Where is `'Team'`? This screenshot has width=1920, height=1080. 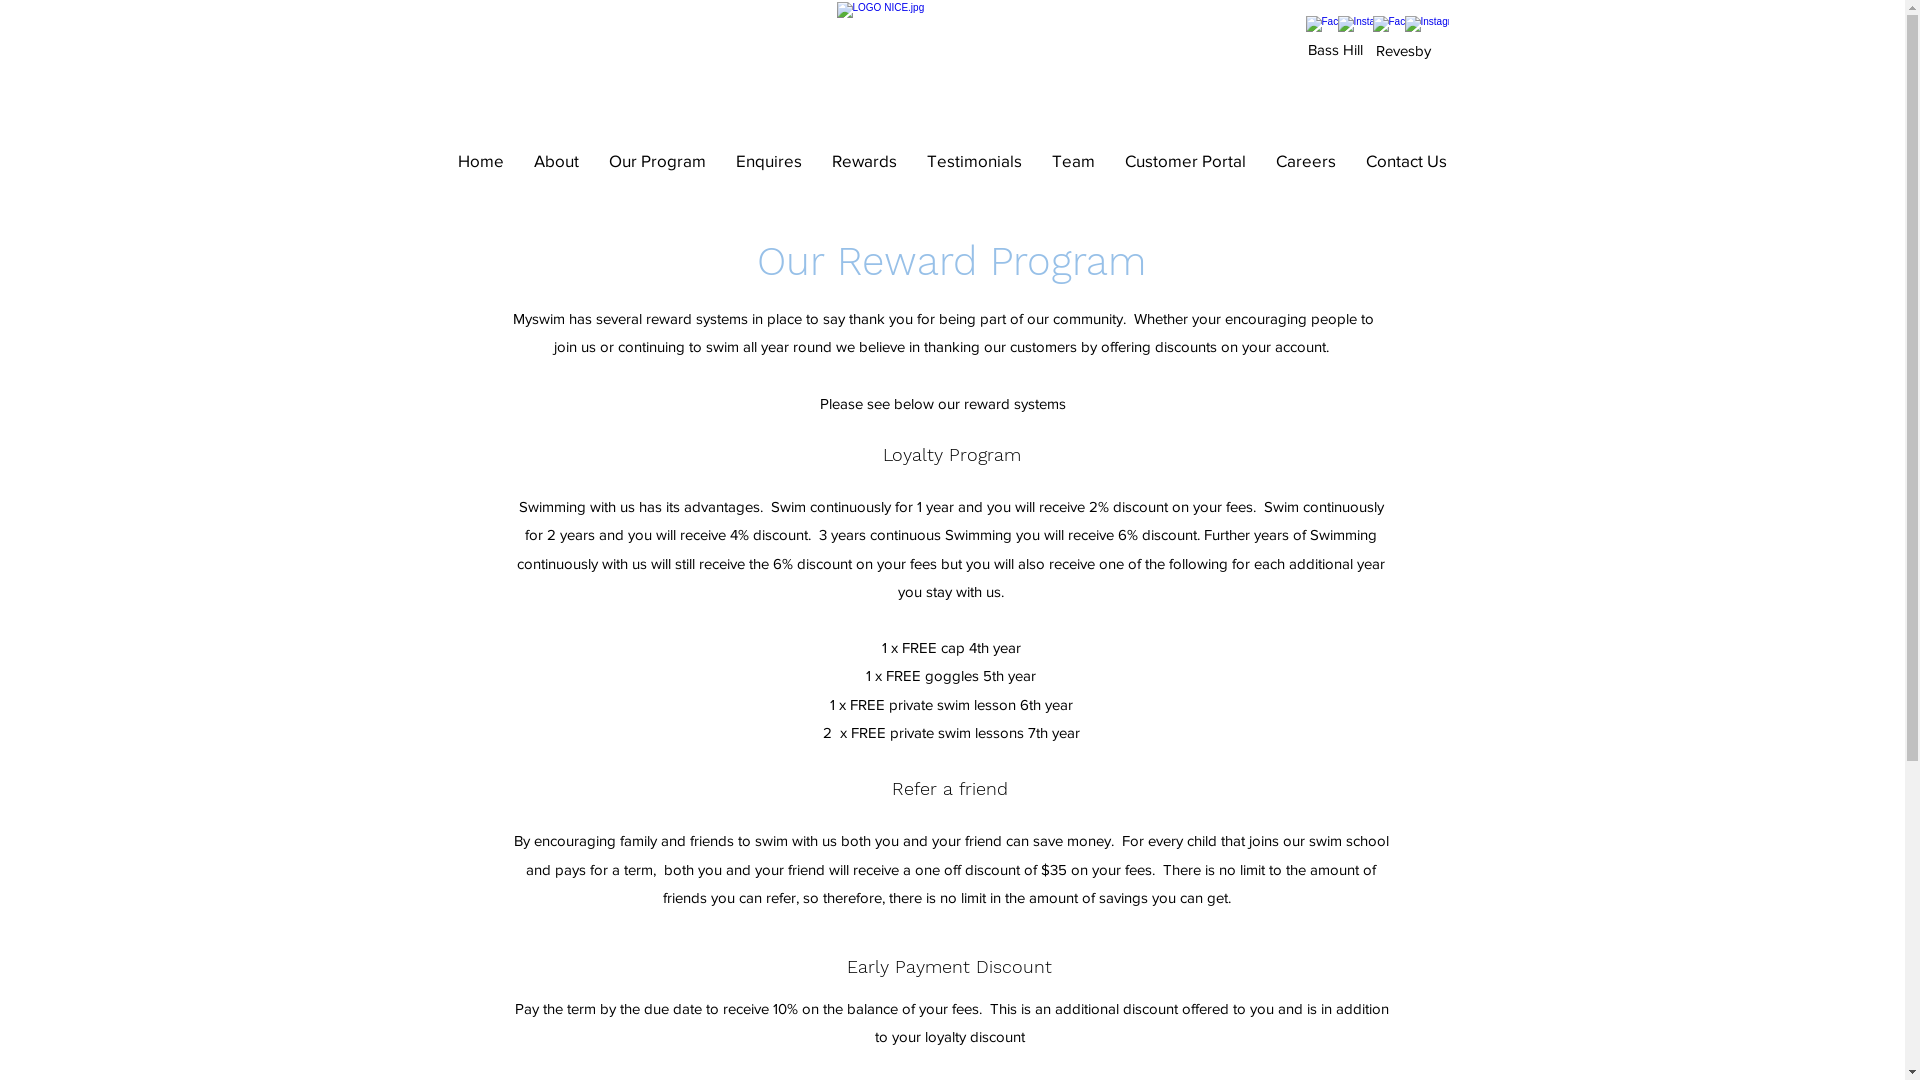 'Team' is located at coordinates (1071, 159).